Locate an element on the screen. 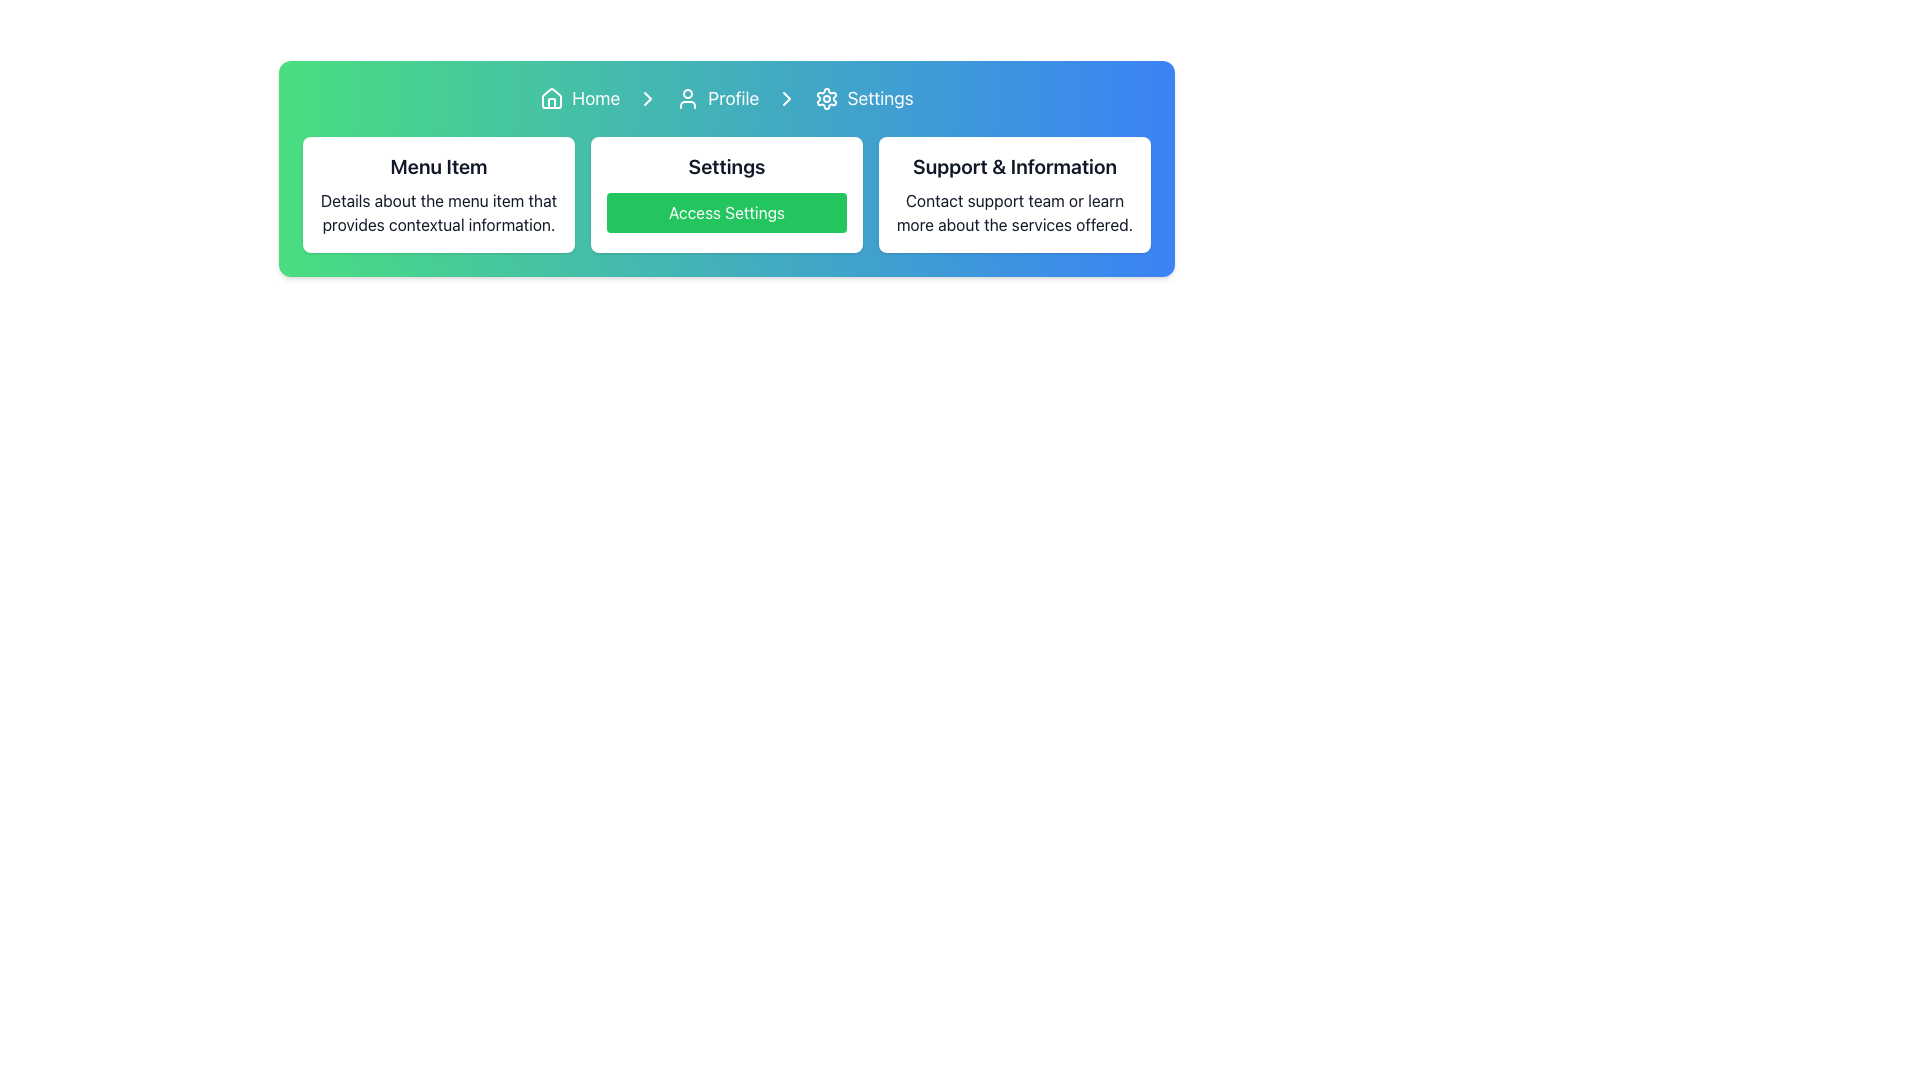 The width and height of the screenshot is (1920, 1080). the third card in a row of three cards that provides information about support options and services, located to the rightmost side of the layout is located at coordinates (1014, 195).